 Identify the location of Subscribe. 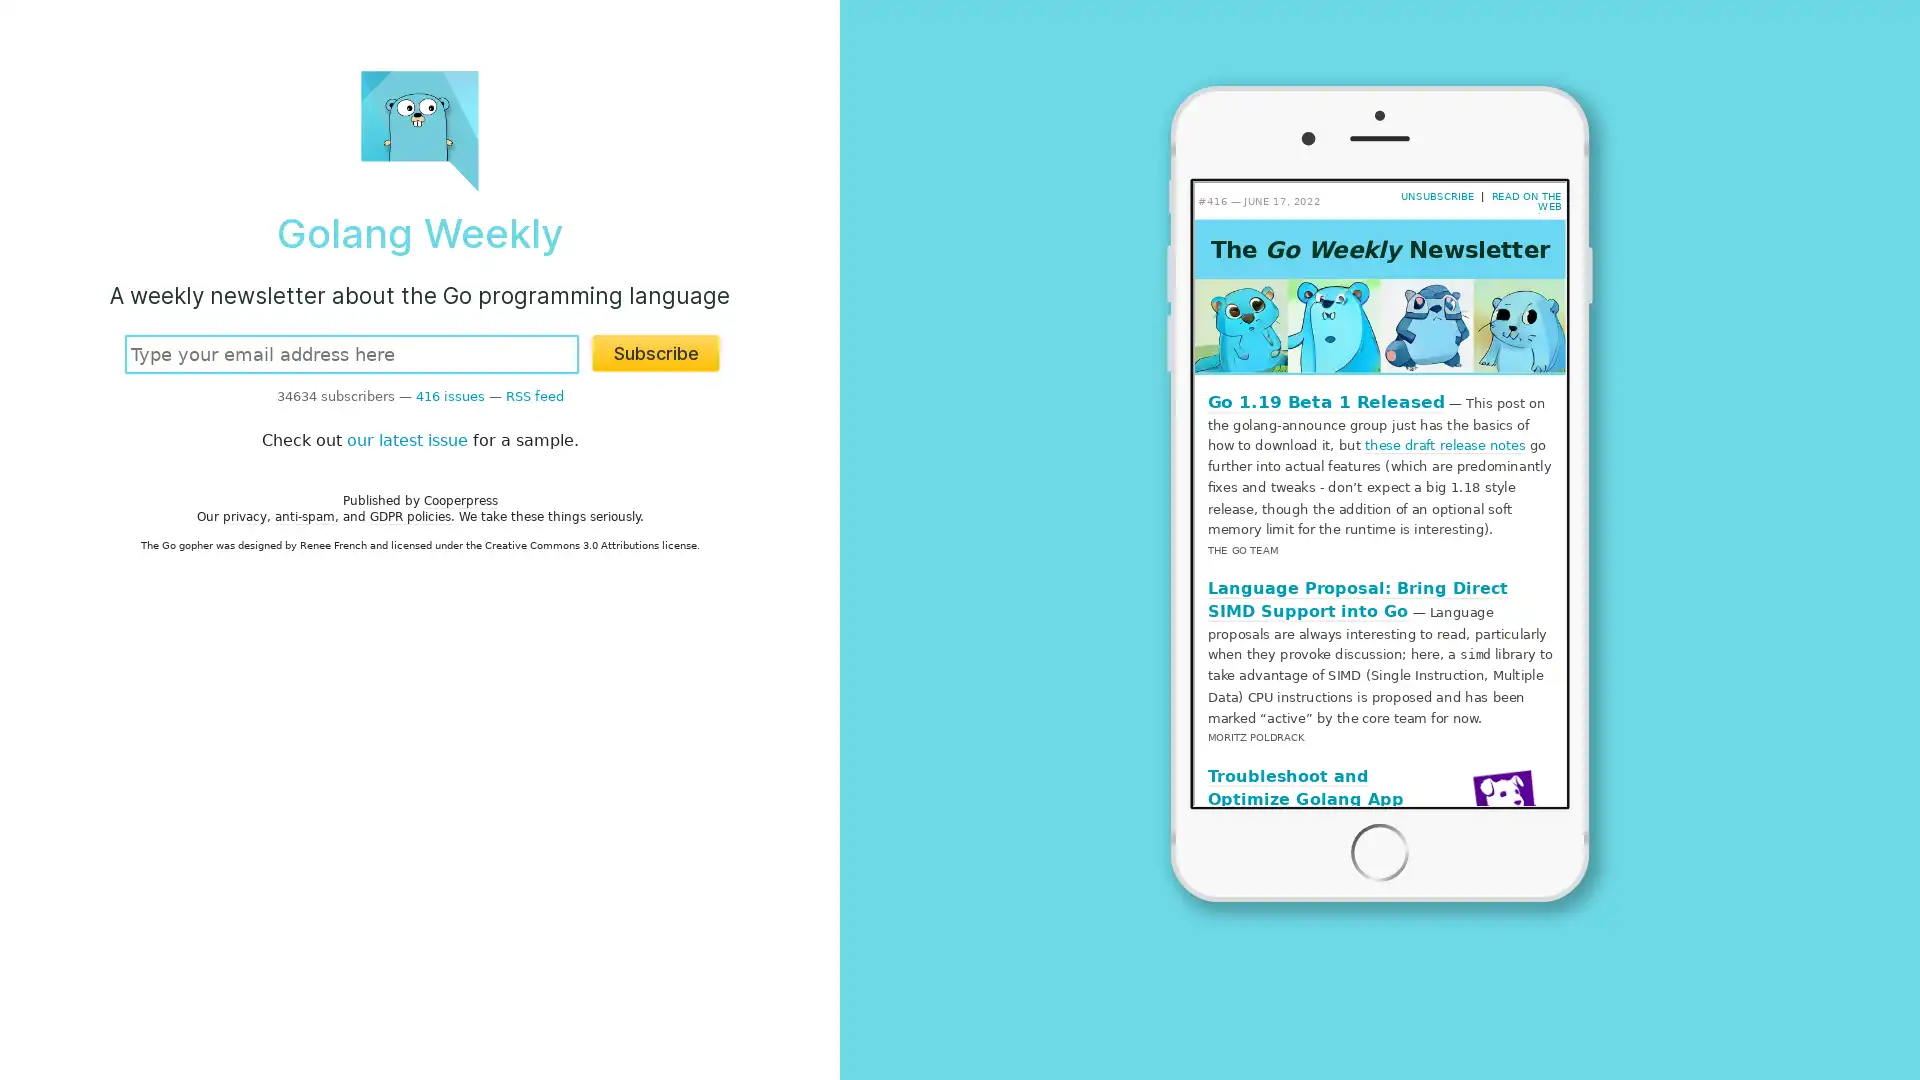
(656, 351).